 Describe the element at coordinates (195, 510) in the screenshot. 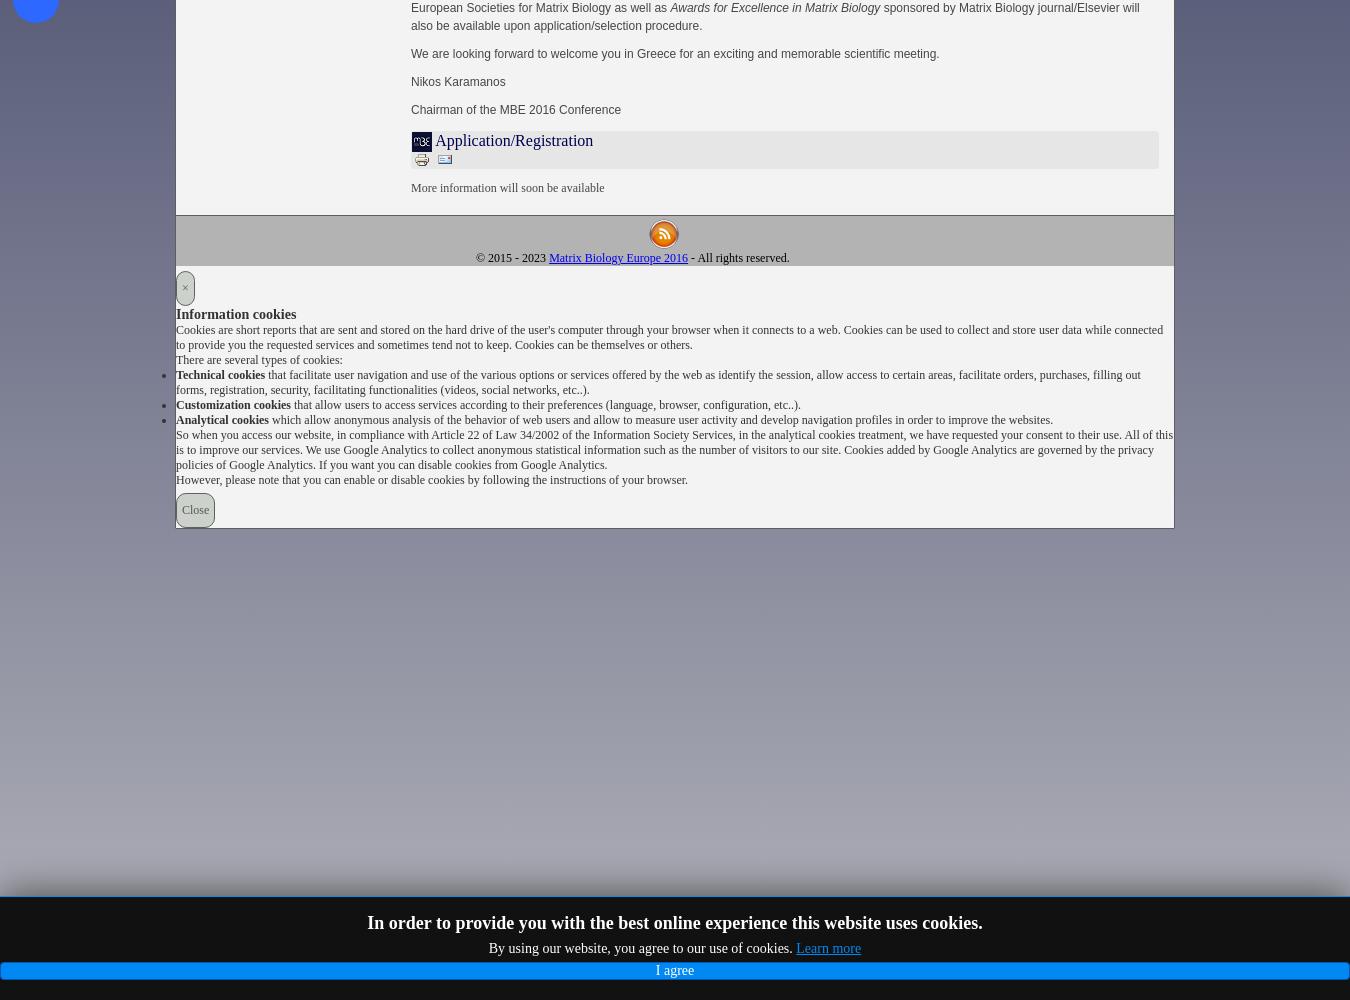

I see `'Close'` at that location.